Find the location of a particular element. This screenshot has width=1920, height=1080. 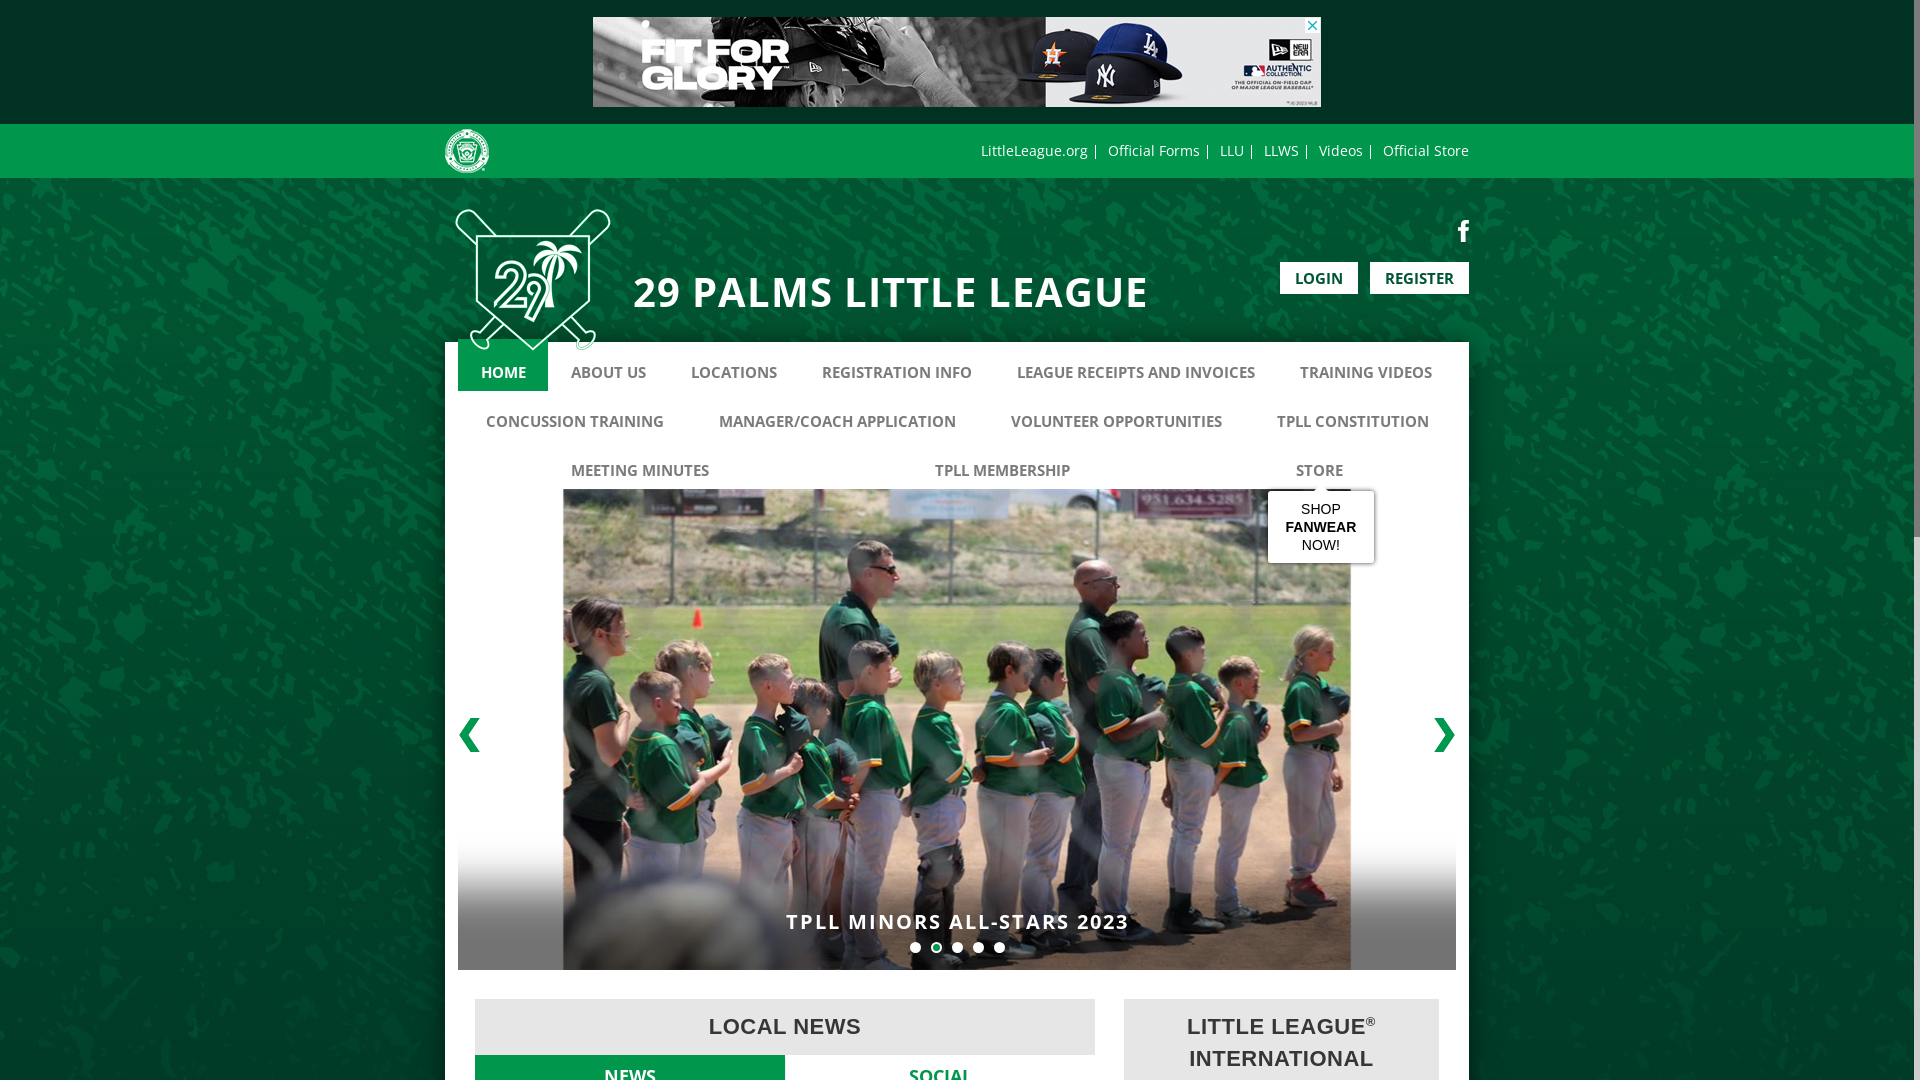

'LLU' is located at coordinates (1231, 149).